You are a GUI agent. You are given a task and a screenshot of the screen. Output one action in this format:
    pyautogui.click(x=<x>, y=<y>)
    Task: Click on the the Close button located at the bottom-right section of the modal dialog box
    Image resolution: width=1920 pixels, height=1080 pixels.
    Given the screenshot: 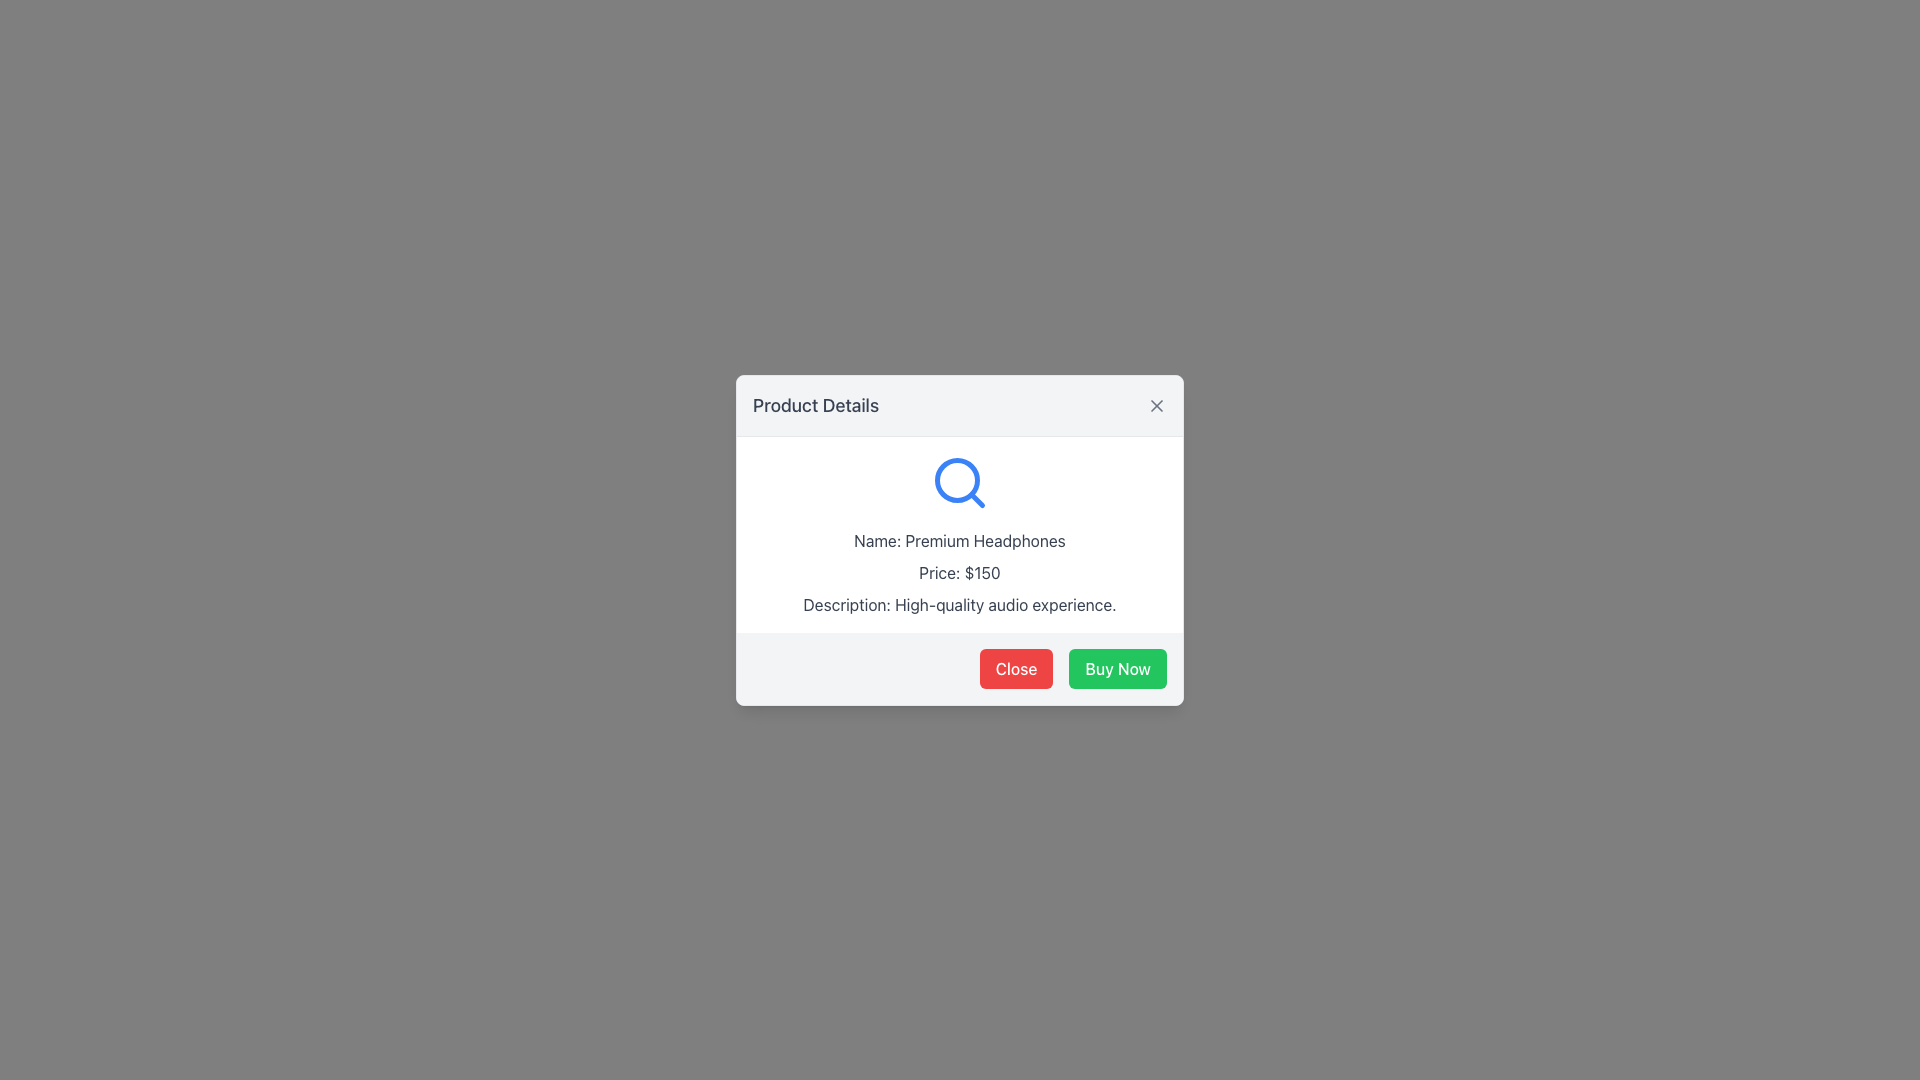 What is the action you would take?
    pyautogui.click(x=1016, y=668)
    